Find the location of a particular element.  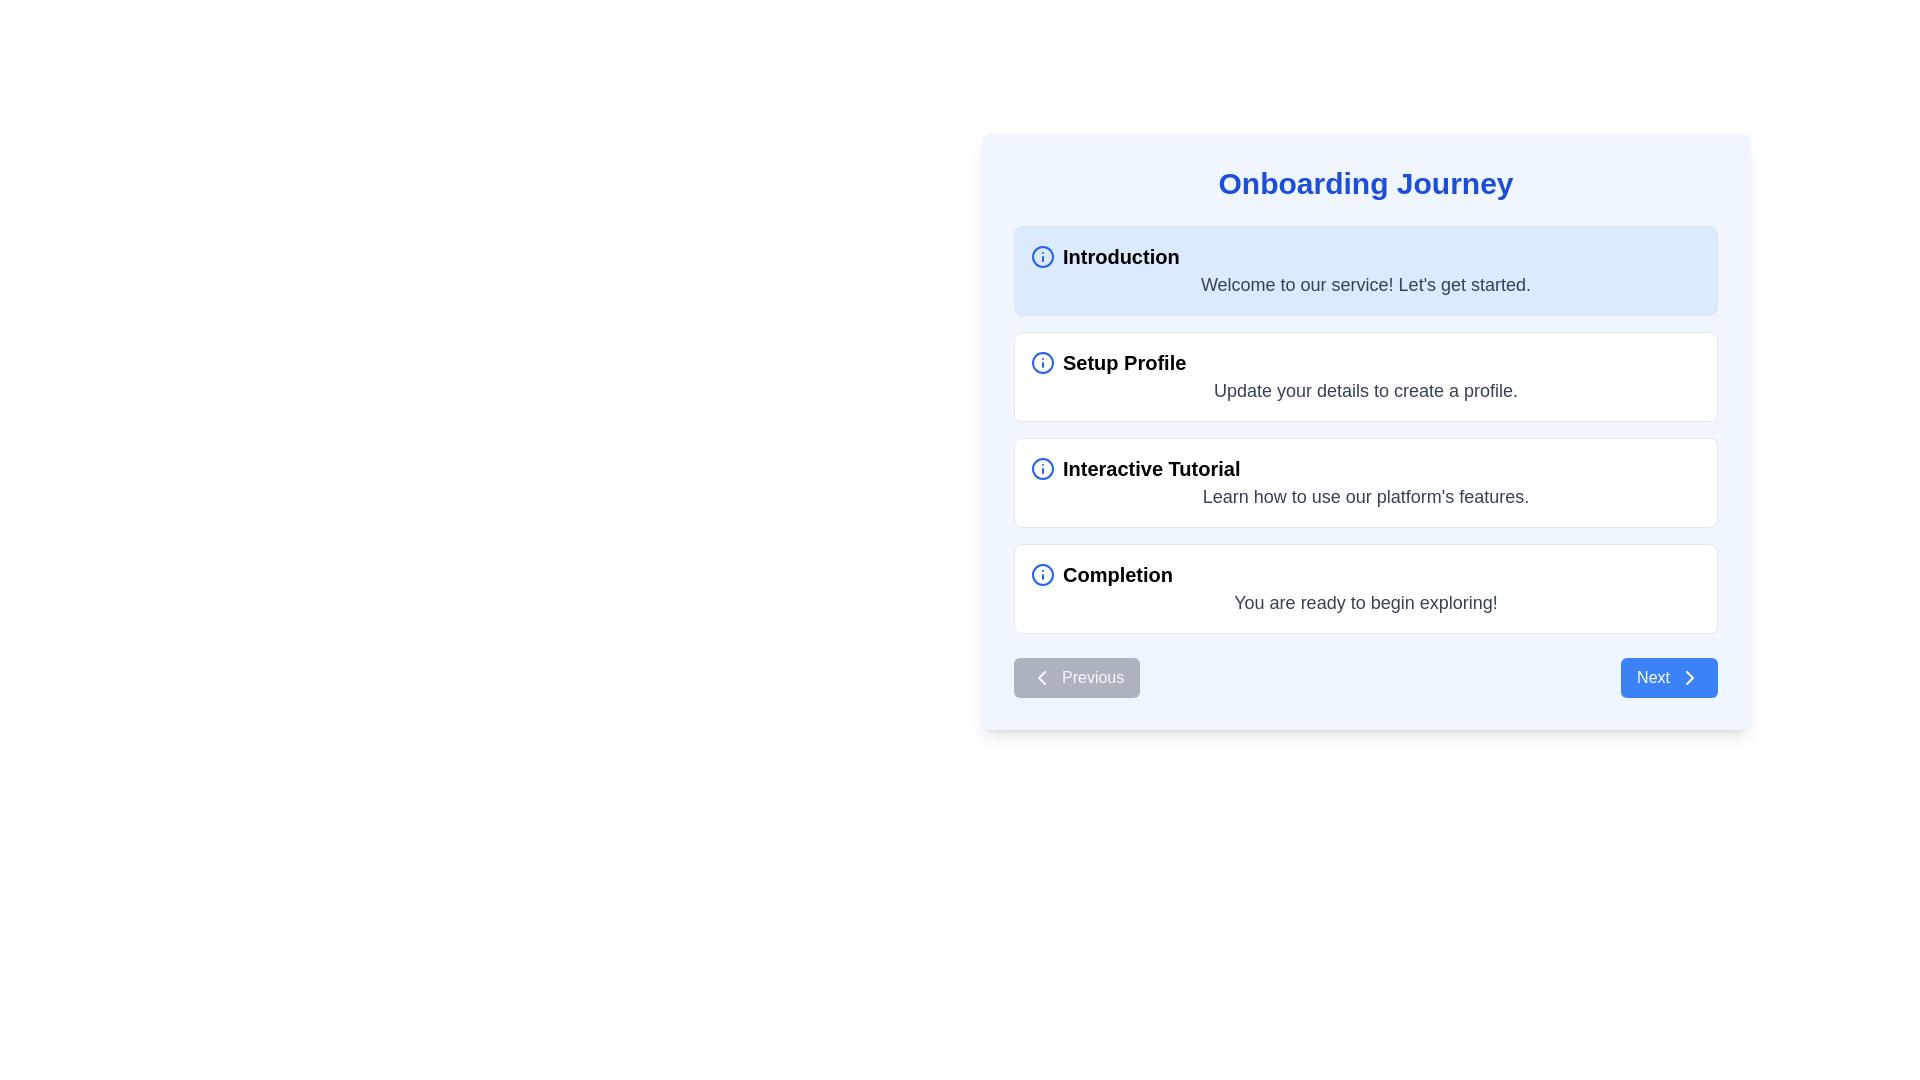

the 'Previous' button, which is styled with a gray background, white text, and a left-pointing chevron icon, located at the bottom-left side of the onboarding card is located at coordinates (1076, 677).